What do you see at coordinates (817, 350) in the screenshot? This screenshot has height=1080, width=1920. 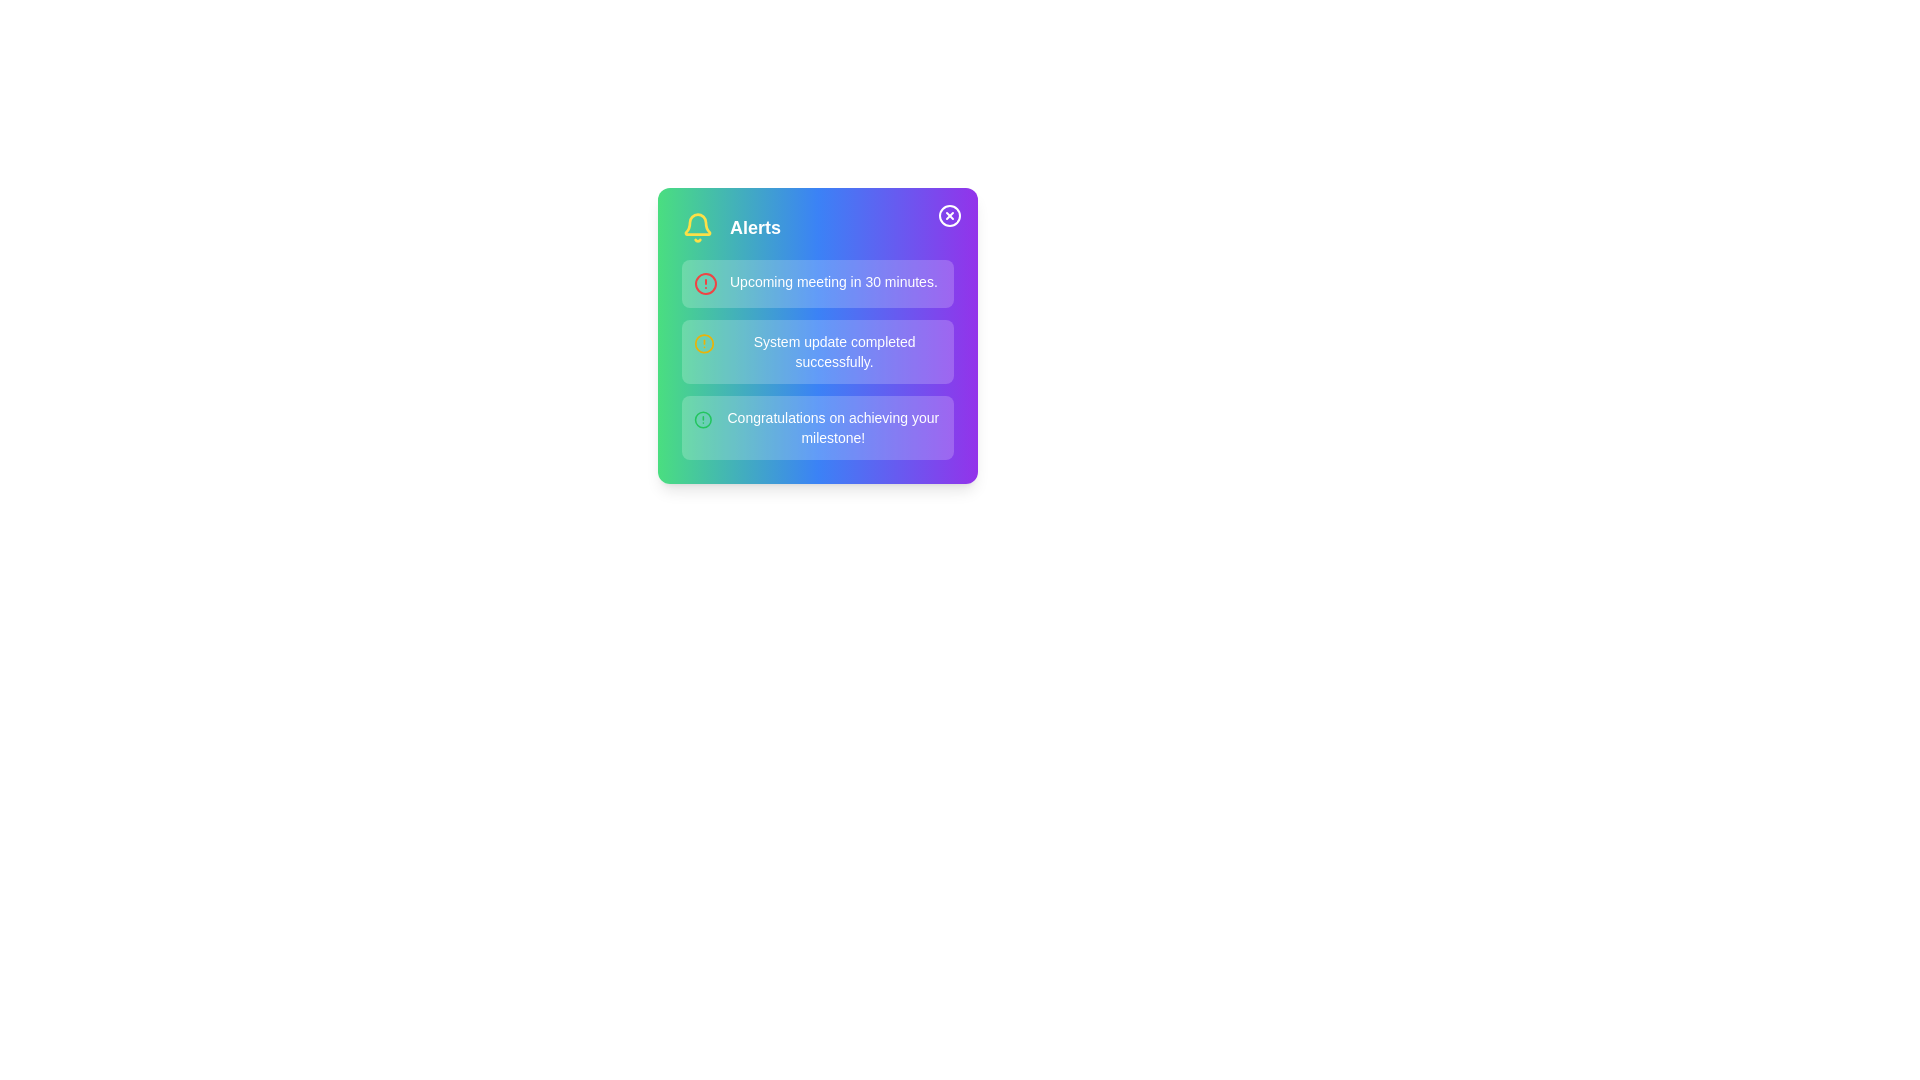 I see `the second text notification that informs the user about the completed system update in the dialog box` at bounding box center [817, 350].